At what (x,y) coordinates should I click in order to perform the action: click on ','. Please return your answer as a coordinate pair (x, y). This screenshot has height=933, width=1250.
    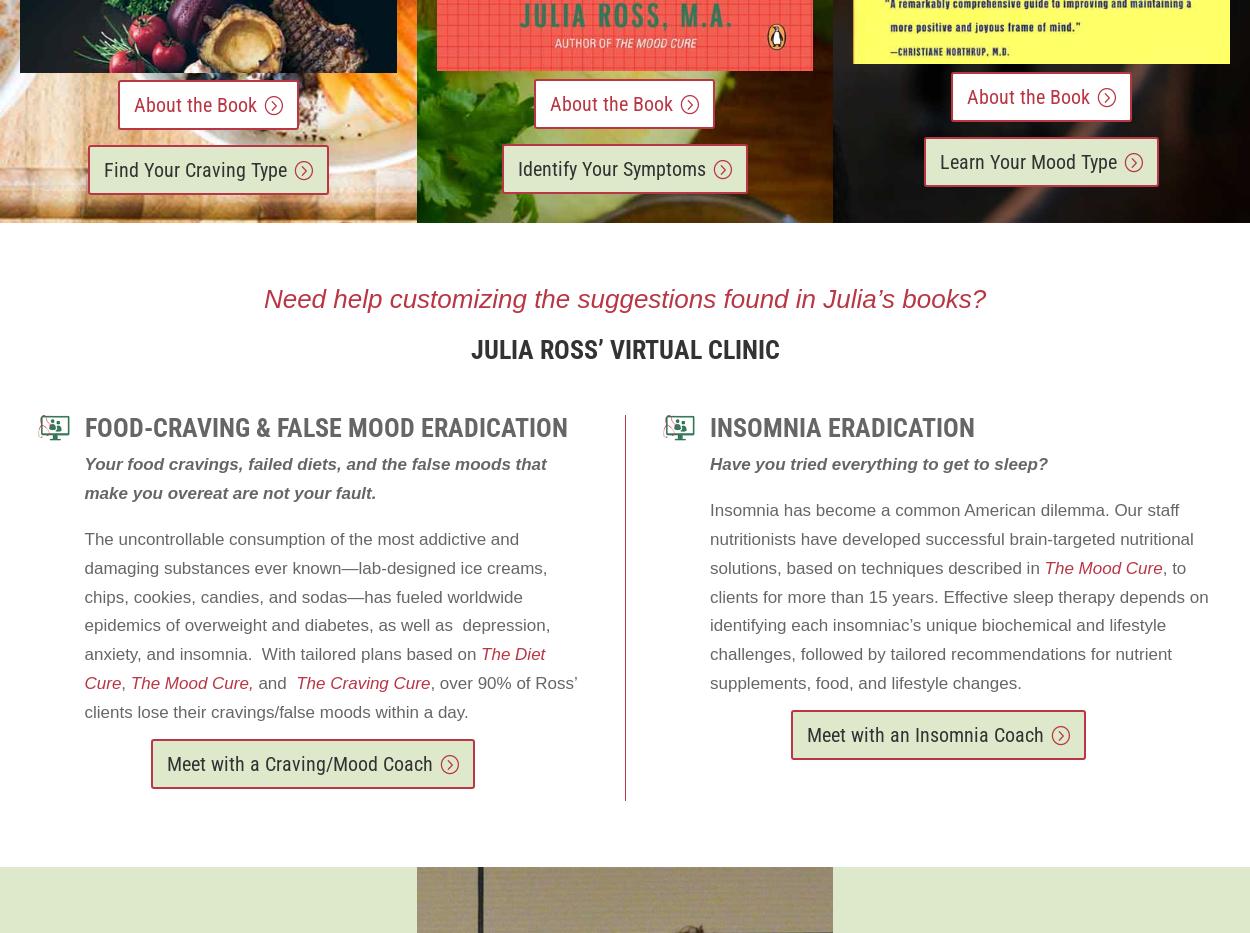
    Looking at the image, I should click on (120, 683).